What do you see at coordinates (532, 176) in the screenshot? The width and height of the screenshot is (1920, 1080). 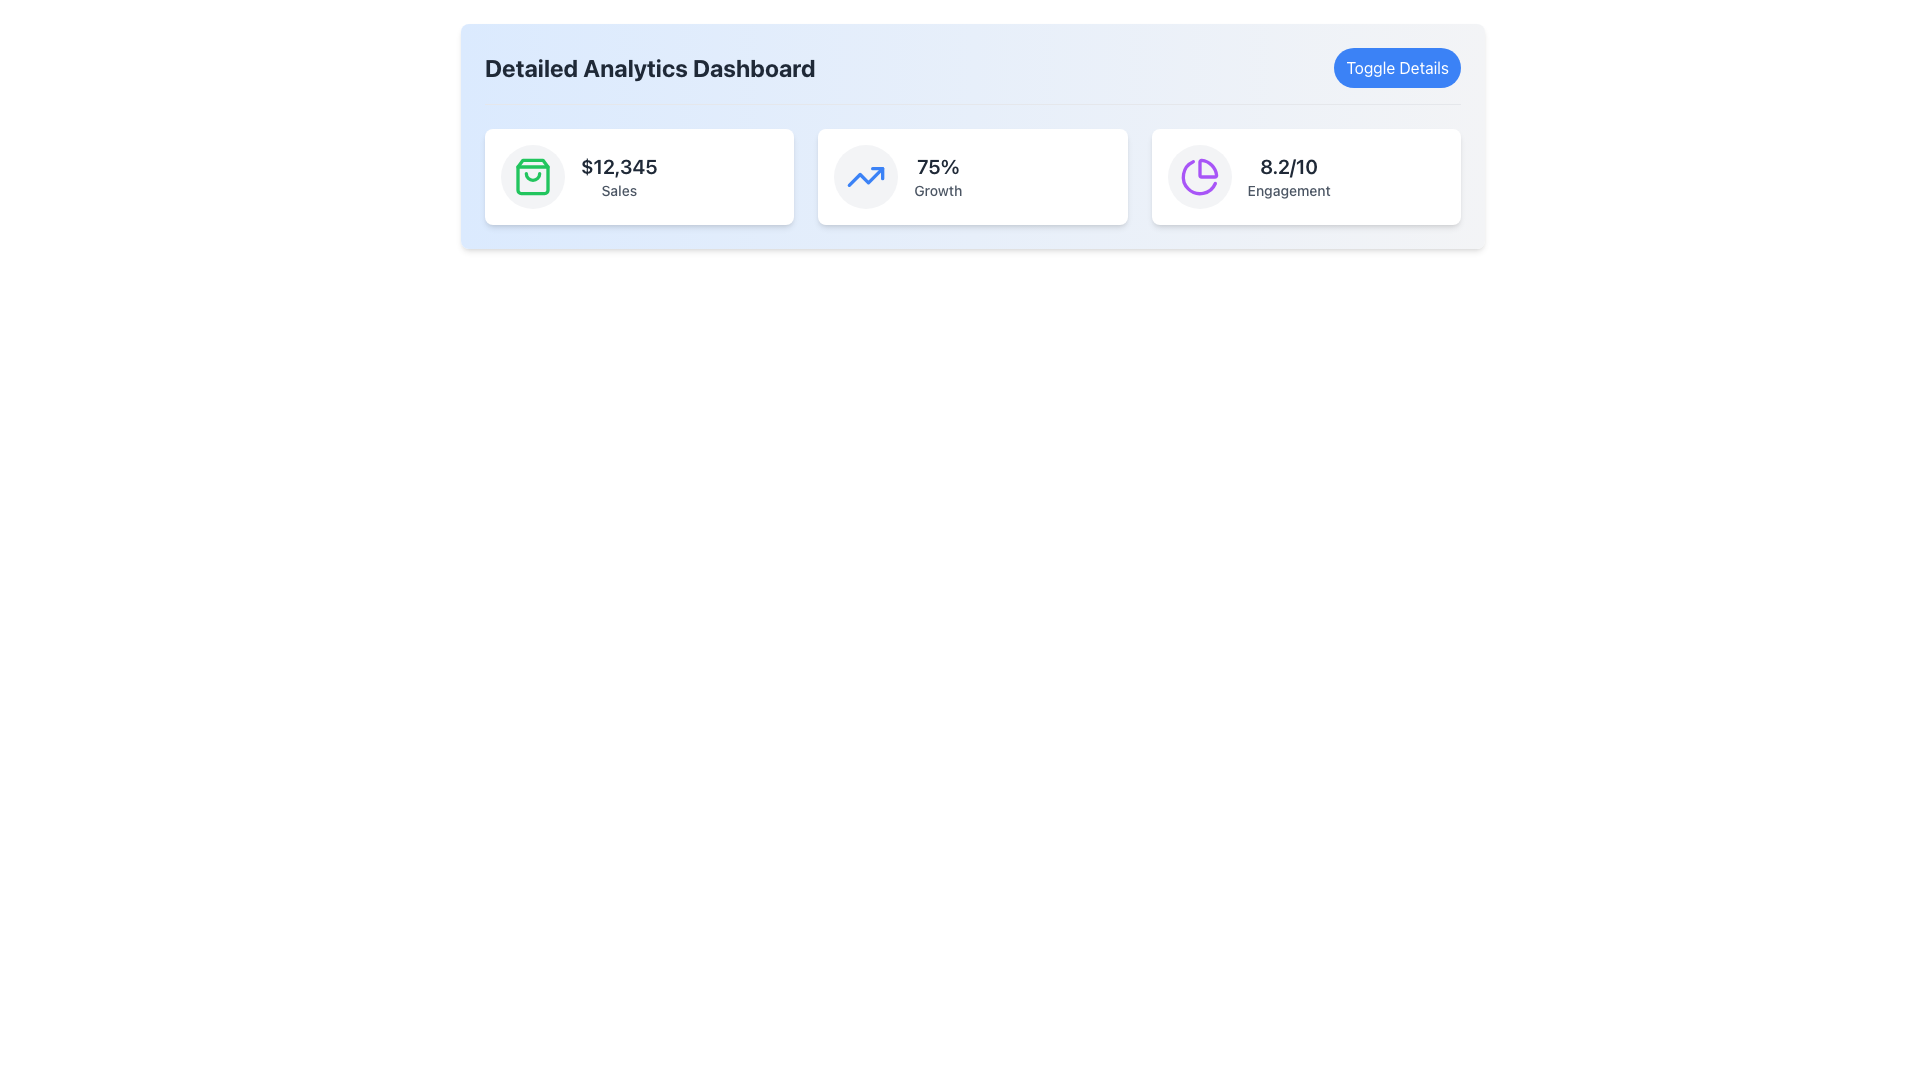 I see `the shopping bag icon located at the center of the leftmost card of the dashboard, which is above the '$12,345 Sales' text and centrally aligned within its light gray circular button` at bounding box center [532, 176].